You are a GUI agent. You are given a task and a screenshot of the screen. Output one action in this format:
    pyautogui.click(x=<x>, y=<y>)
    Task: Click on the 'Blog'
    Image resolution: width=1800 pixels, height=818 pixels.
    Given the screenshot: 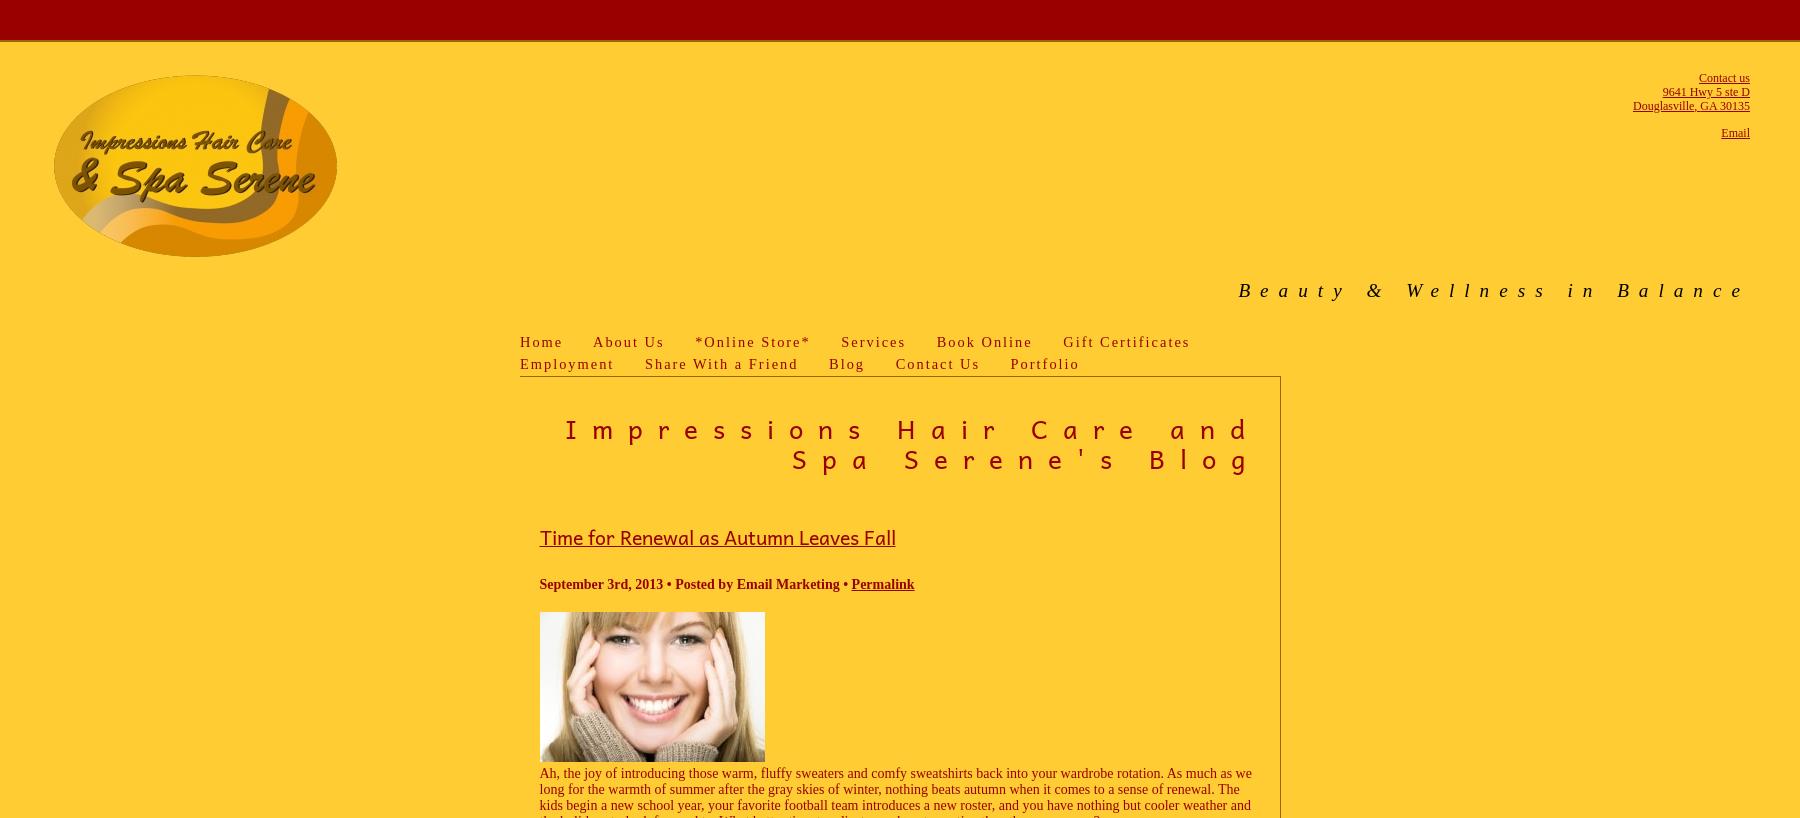 What is the action you would take?
    pyautogui.click(x=847, y=364)
    